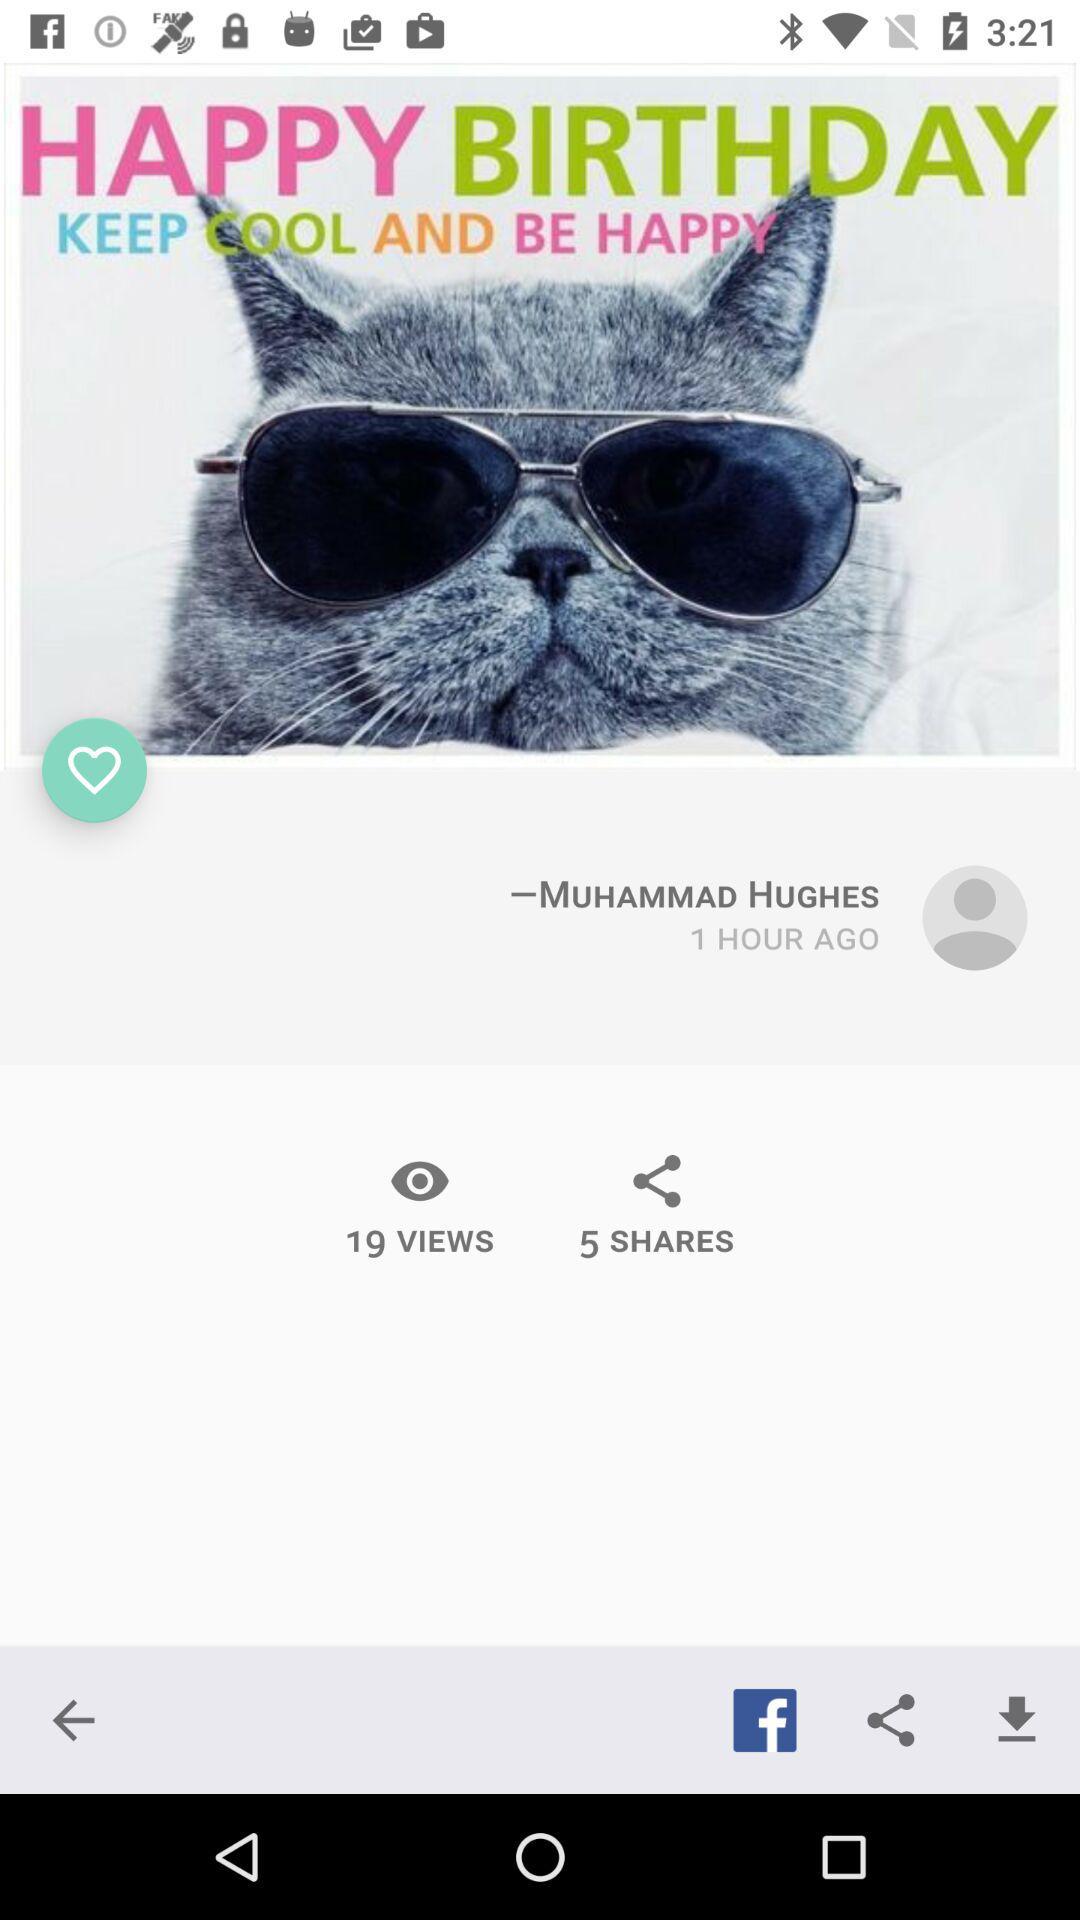  What do you see at coordinates (656, 1204) in the screenshot?
I see `the icon with the text which is right to the text 19 views` at bounding box center [656, 1204].